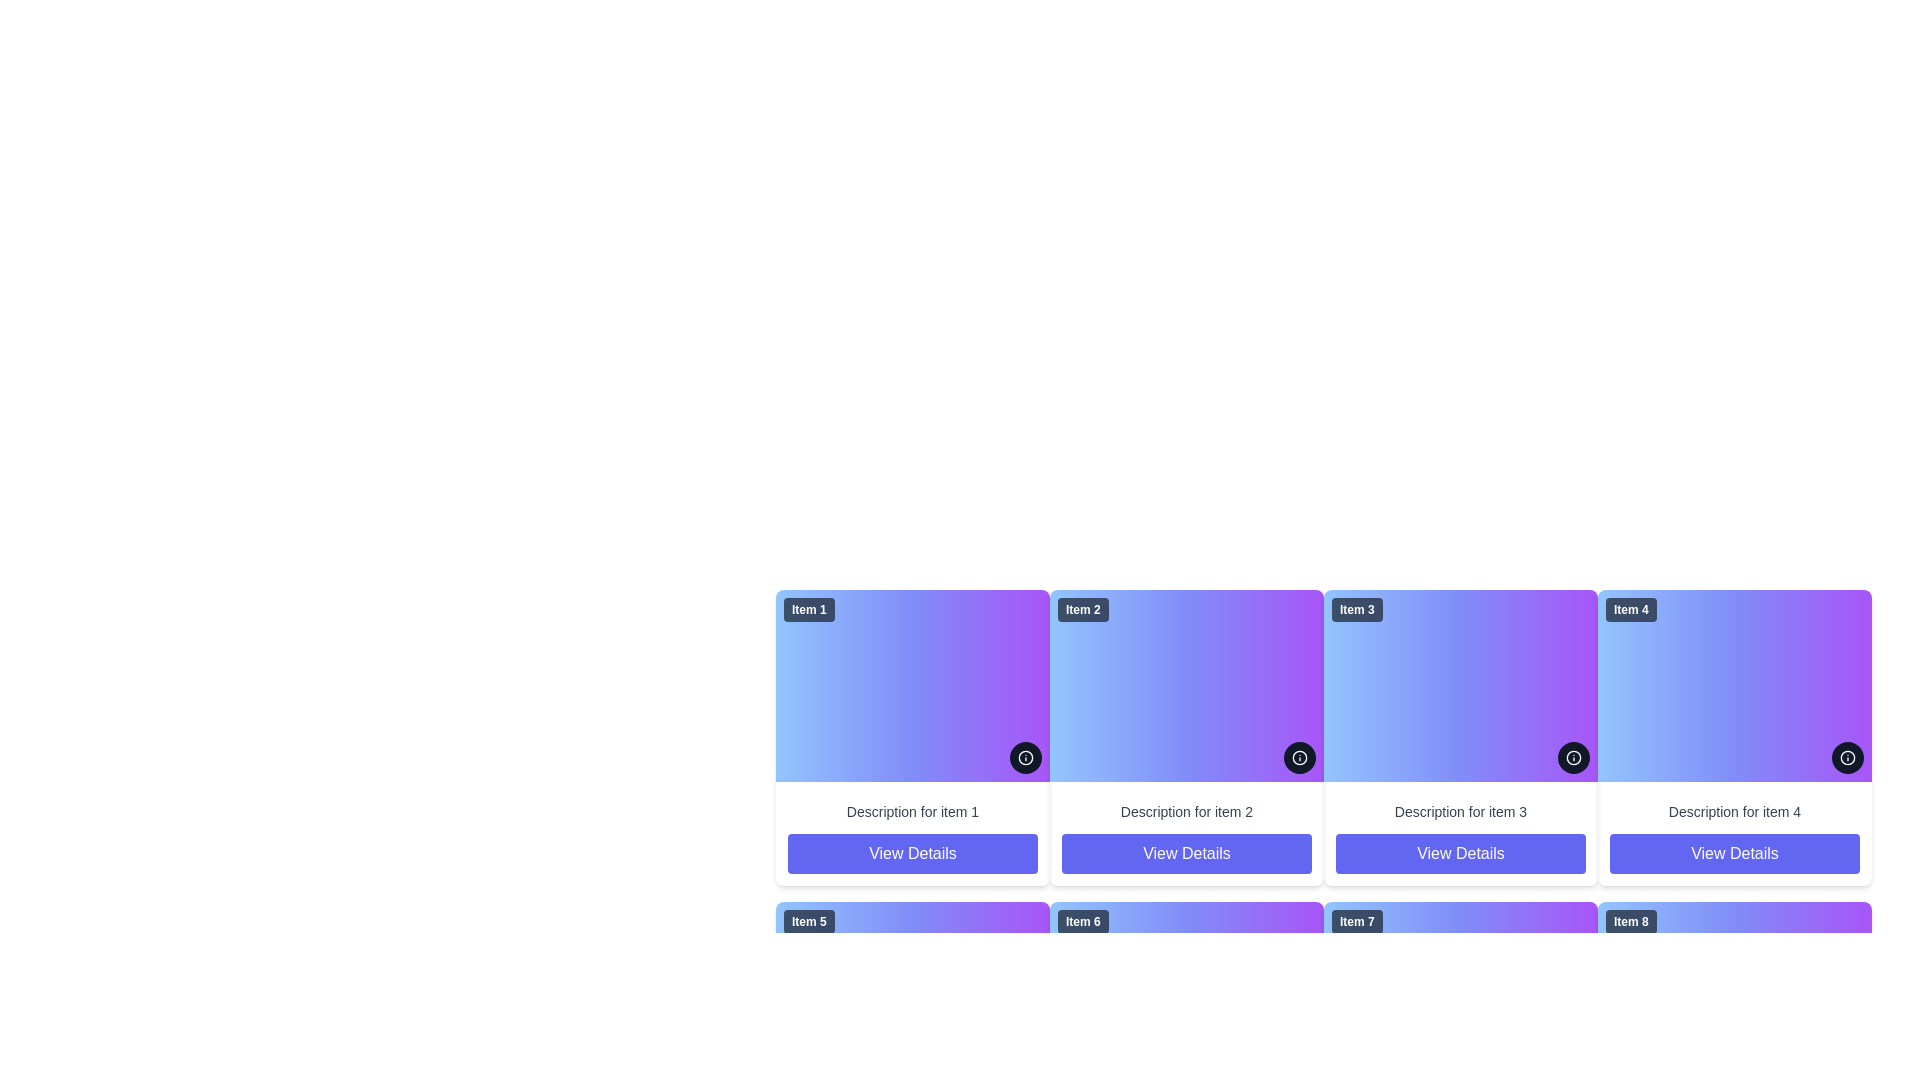  Describe the element at coordinates (1460, 833) in the screenshot. I see `the 'View Details' button located in the third card of the grid layout, which contains the text 'Description for item 3'` at that location.